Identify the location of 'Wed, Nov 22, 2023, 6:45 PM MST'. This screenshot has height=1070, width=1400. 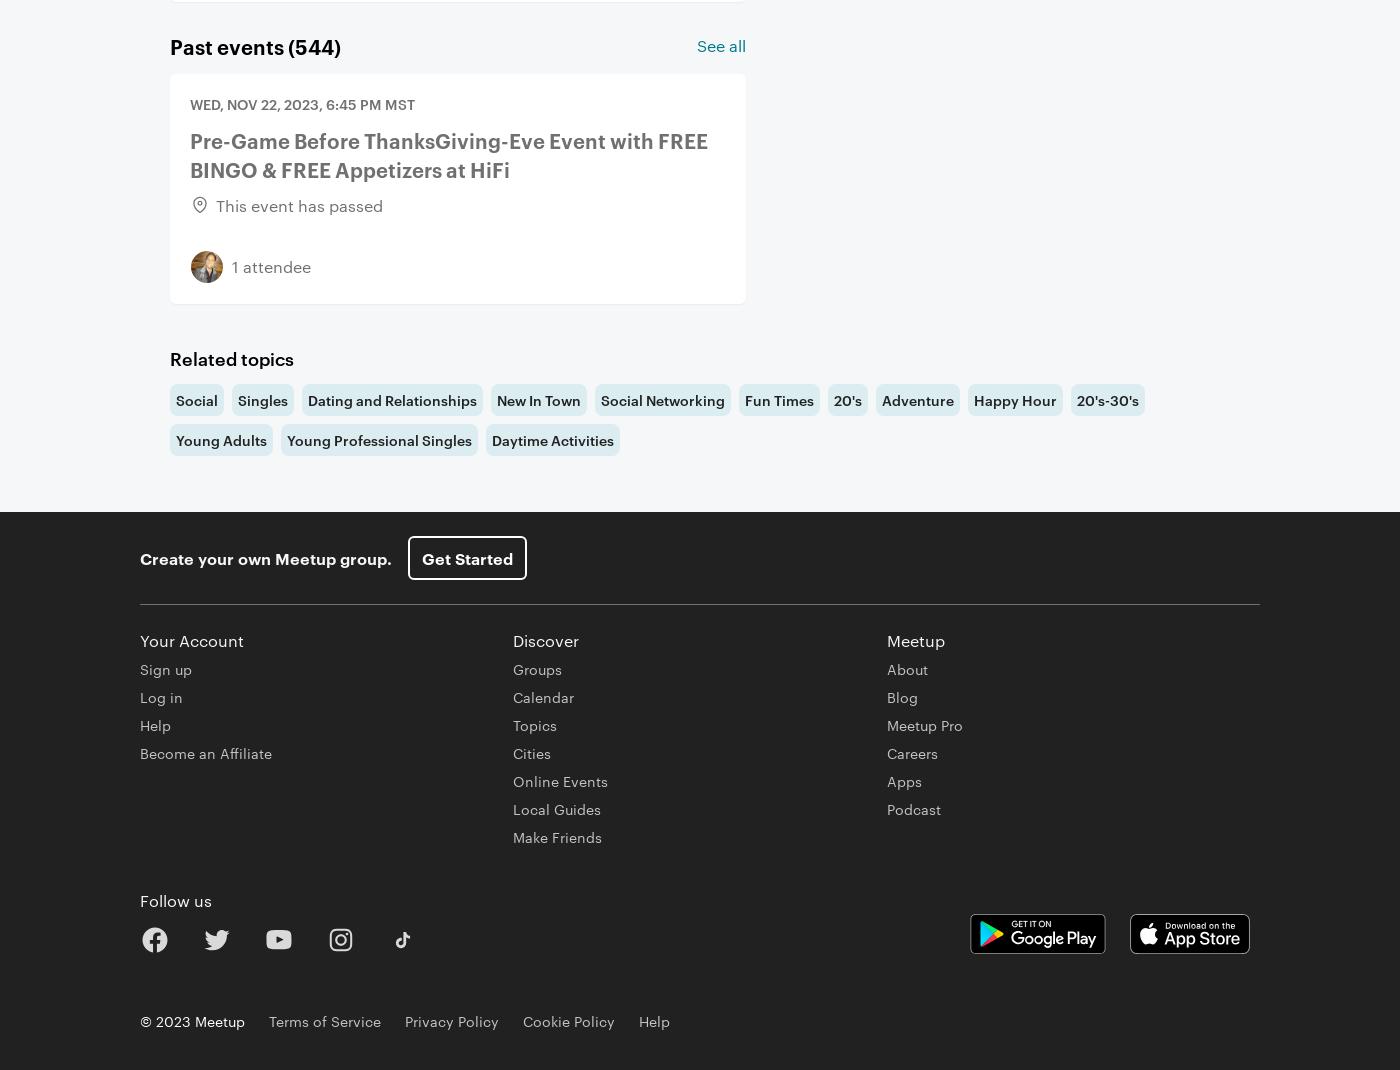
(302, 103).